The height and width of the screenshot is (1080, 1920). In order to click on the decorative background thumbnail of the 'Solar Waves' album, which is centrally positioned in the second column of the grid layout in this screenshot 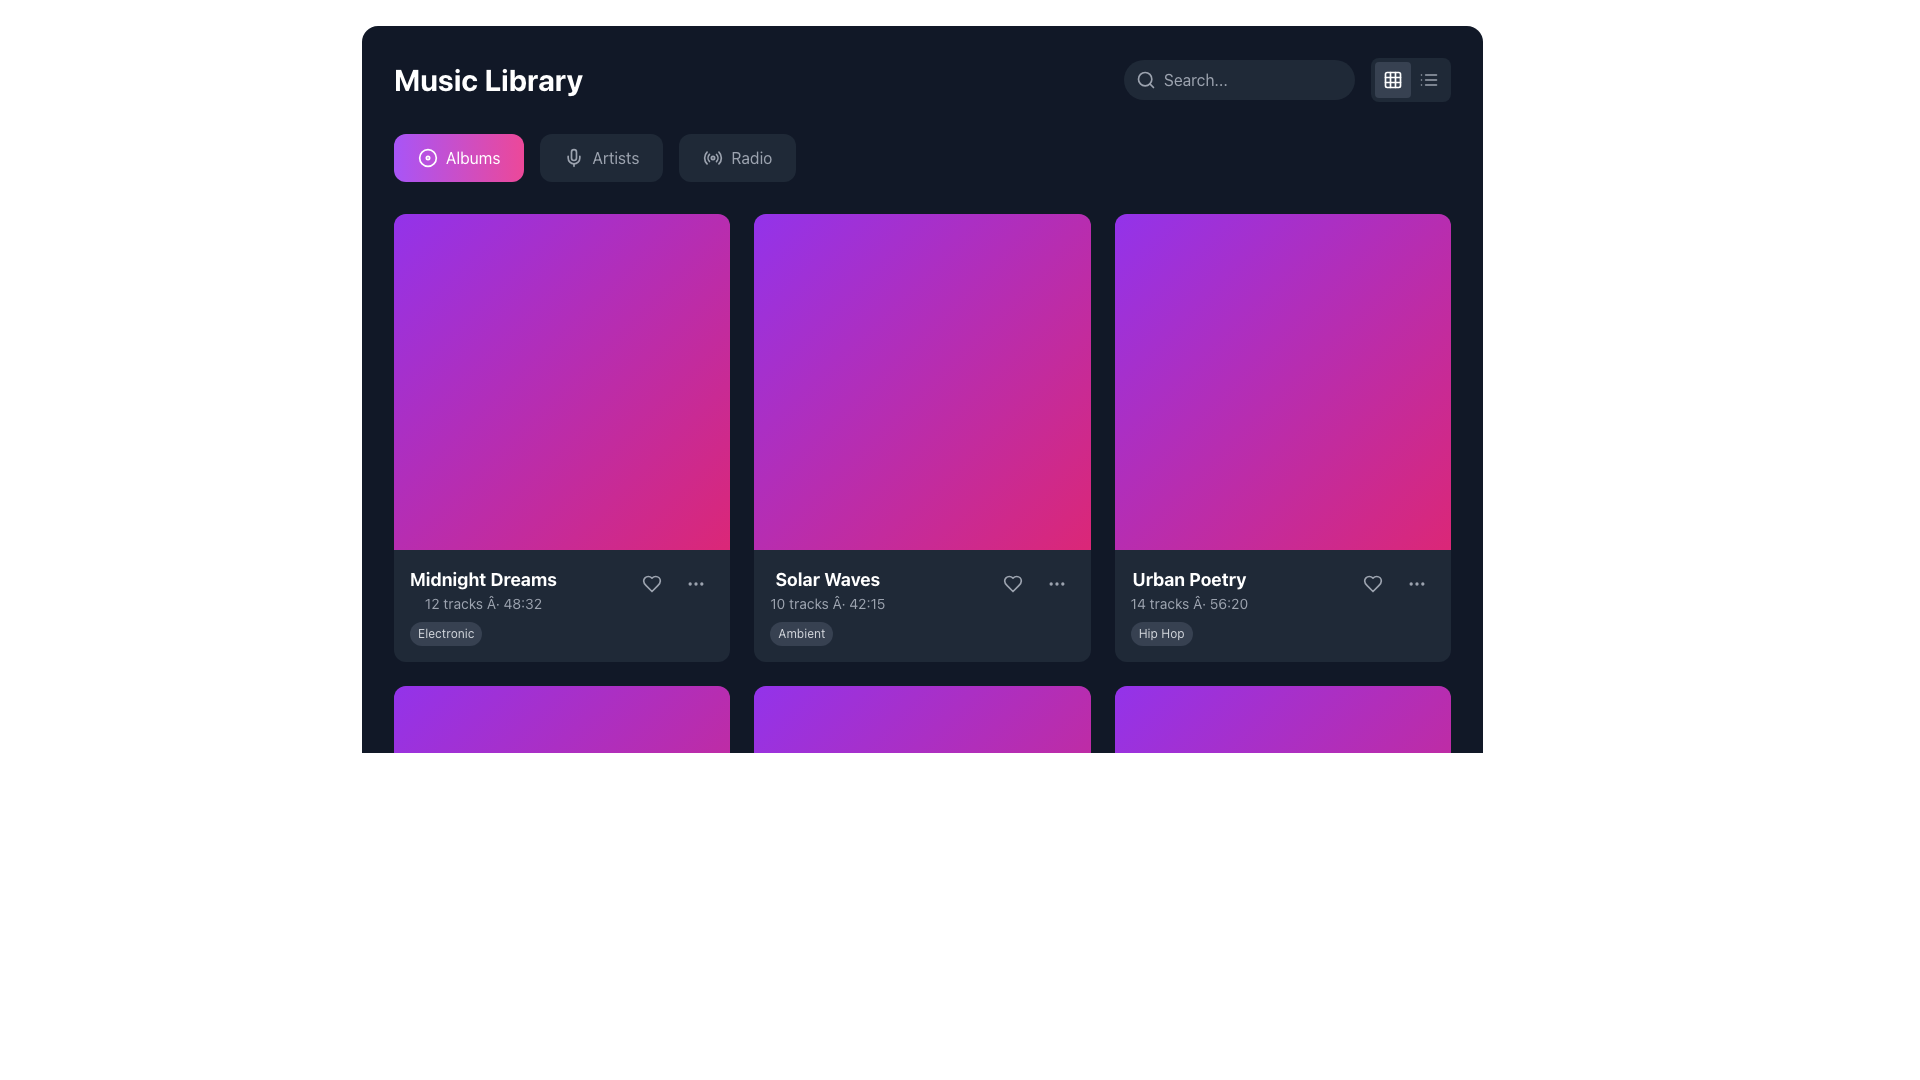, I will do `click(921, 382)`.